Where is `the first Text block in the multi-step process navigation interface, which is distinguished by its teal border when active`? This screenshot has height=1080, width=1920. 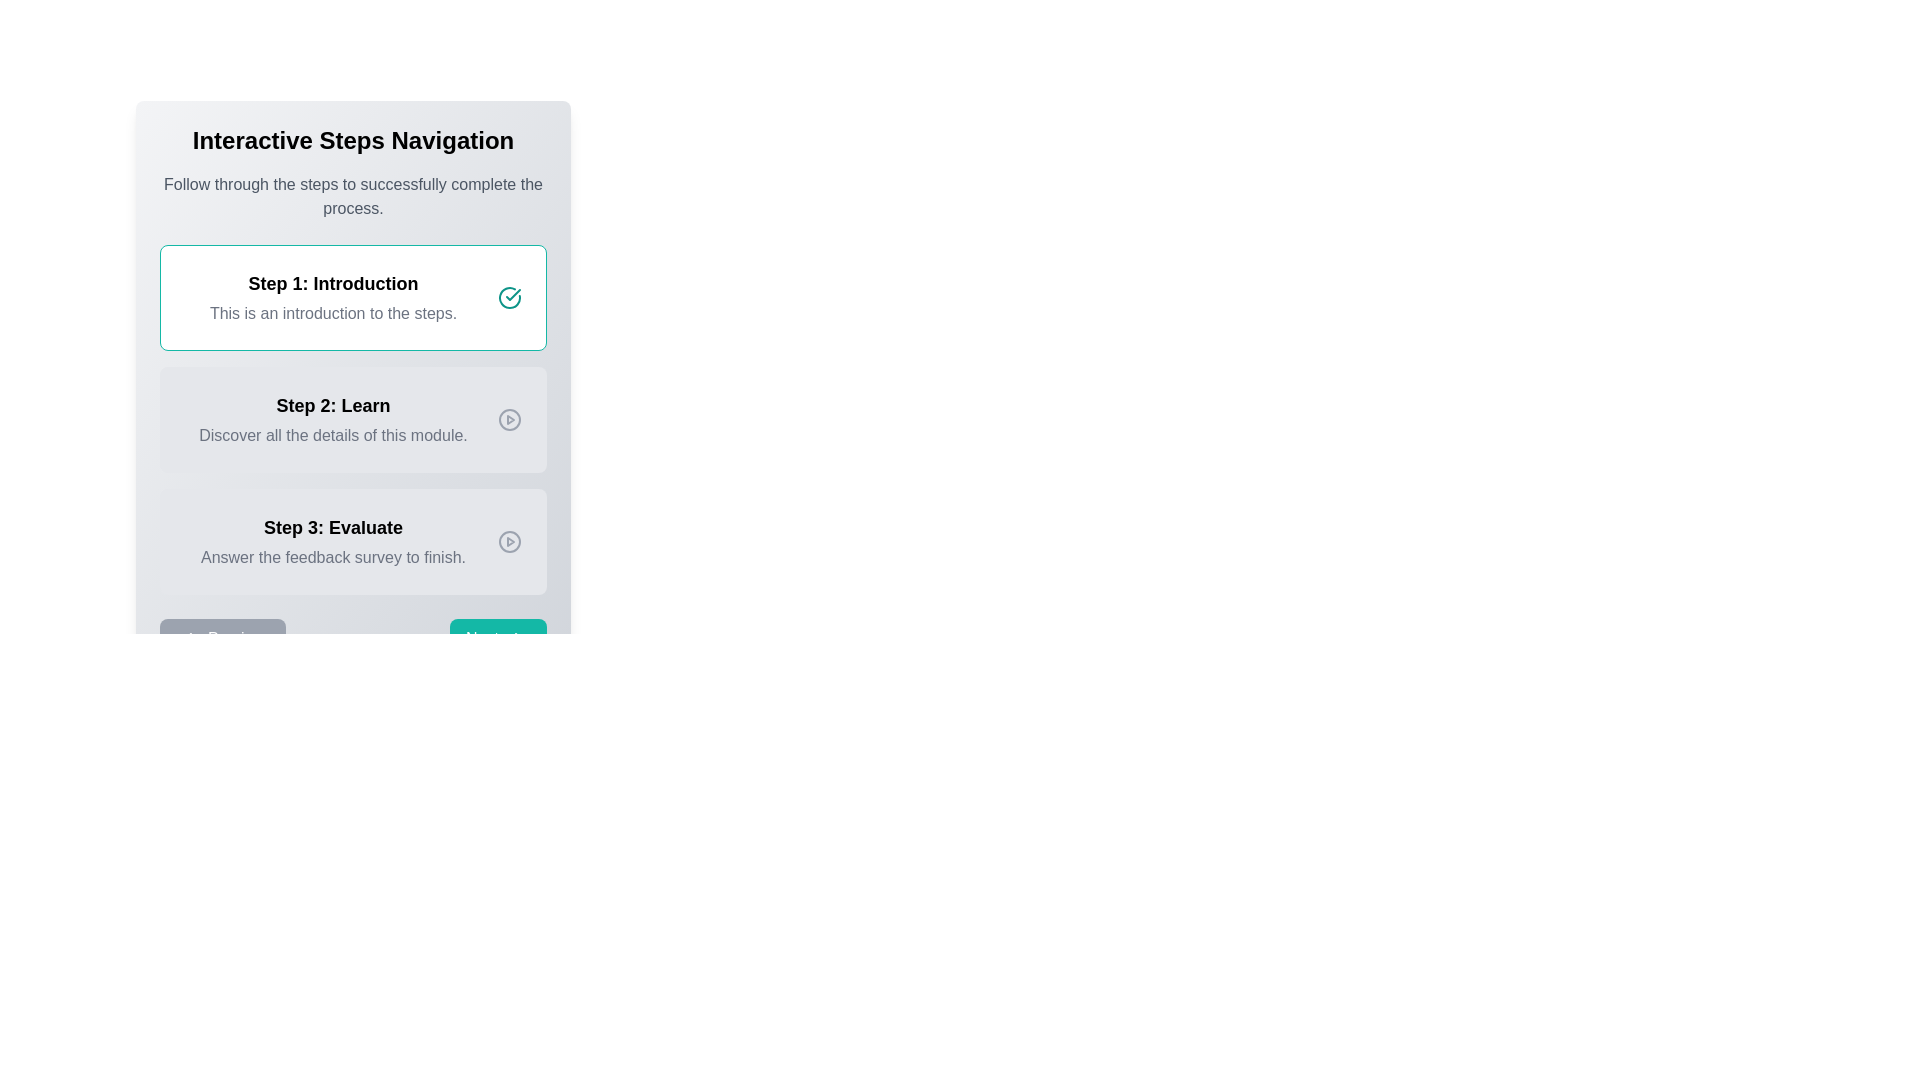
the first Text block in the multi-step process navigation interface, which is distinguished by its teal border when active is located at coordinates (333, 297).